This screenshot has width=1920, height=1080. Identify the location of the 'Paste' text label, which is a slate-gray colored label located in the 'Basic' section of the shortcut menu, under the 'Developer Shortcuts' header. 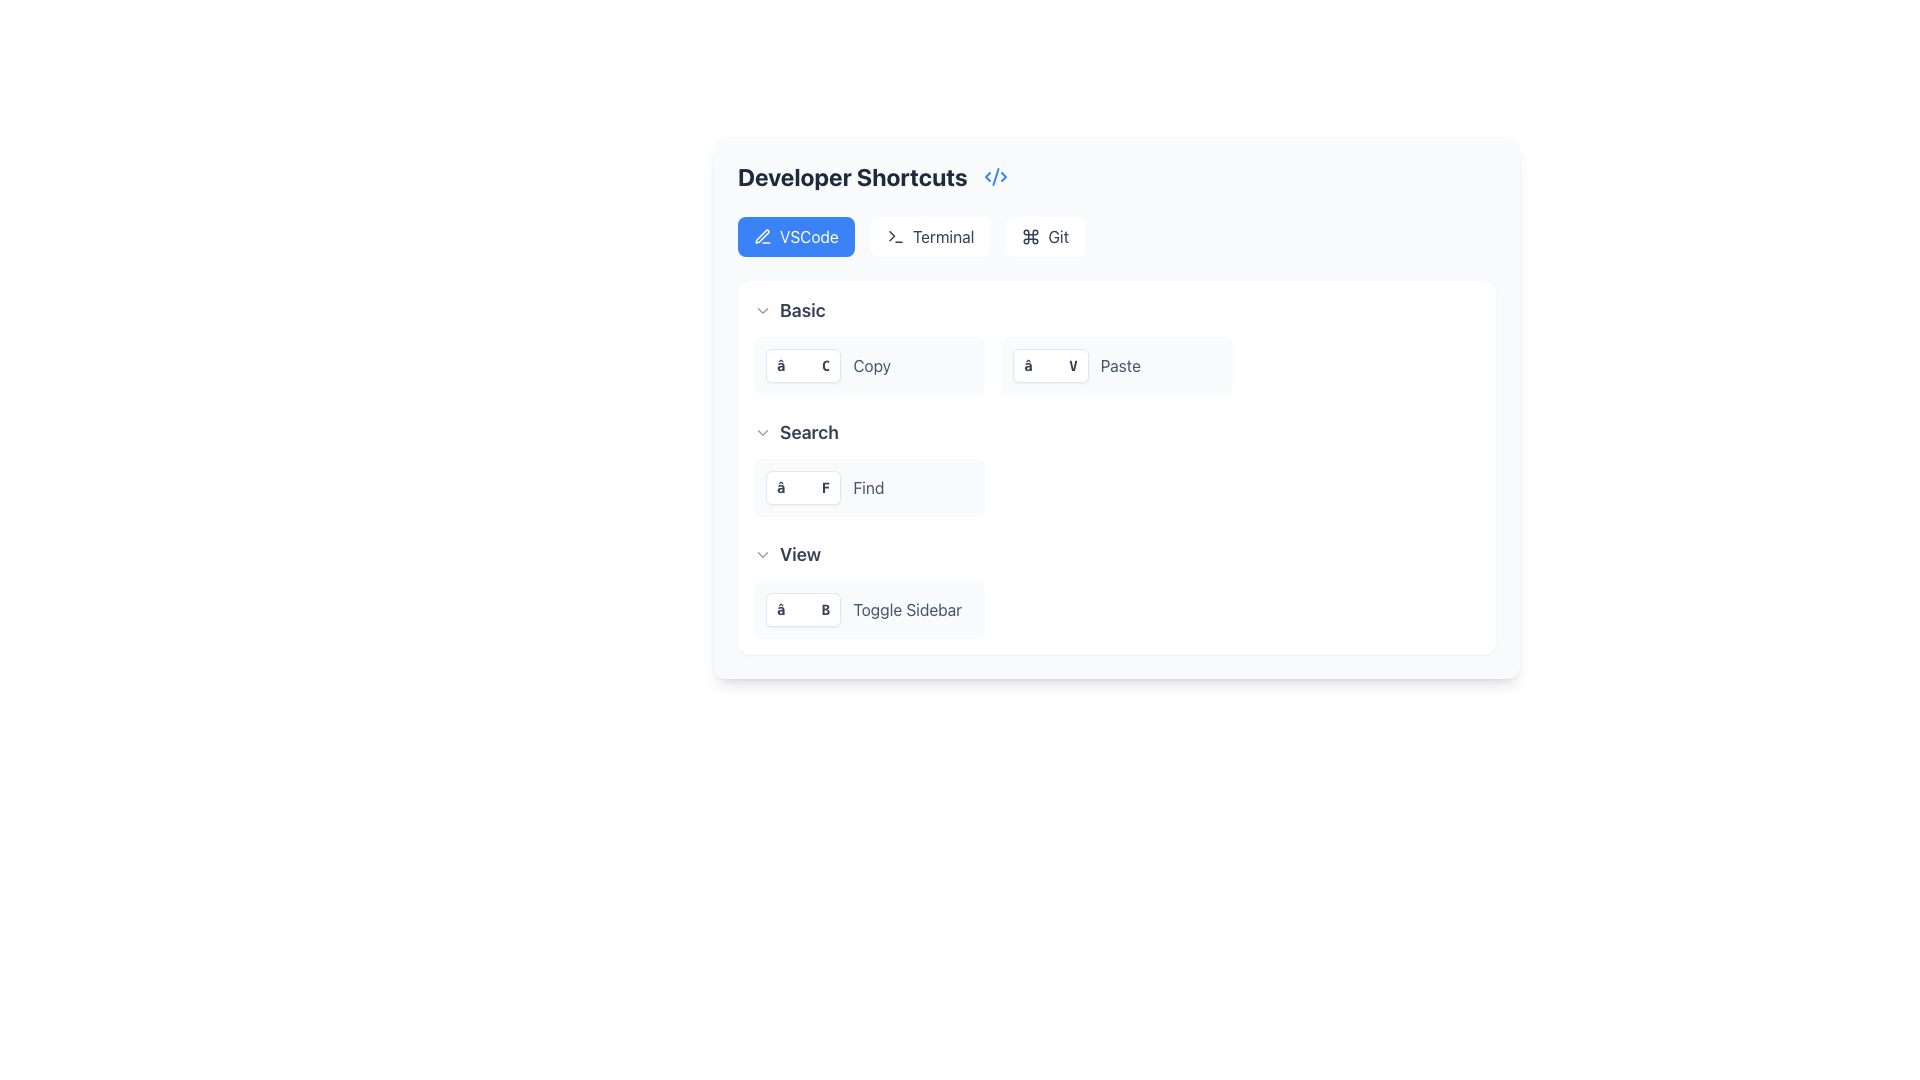
(1120, 366).